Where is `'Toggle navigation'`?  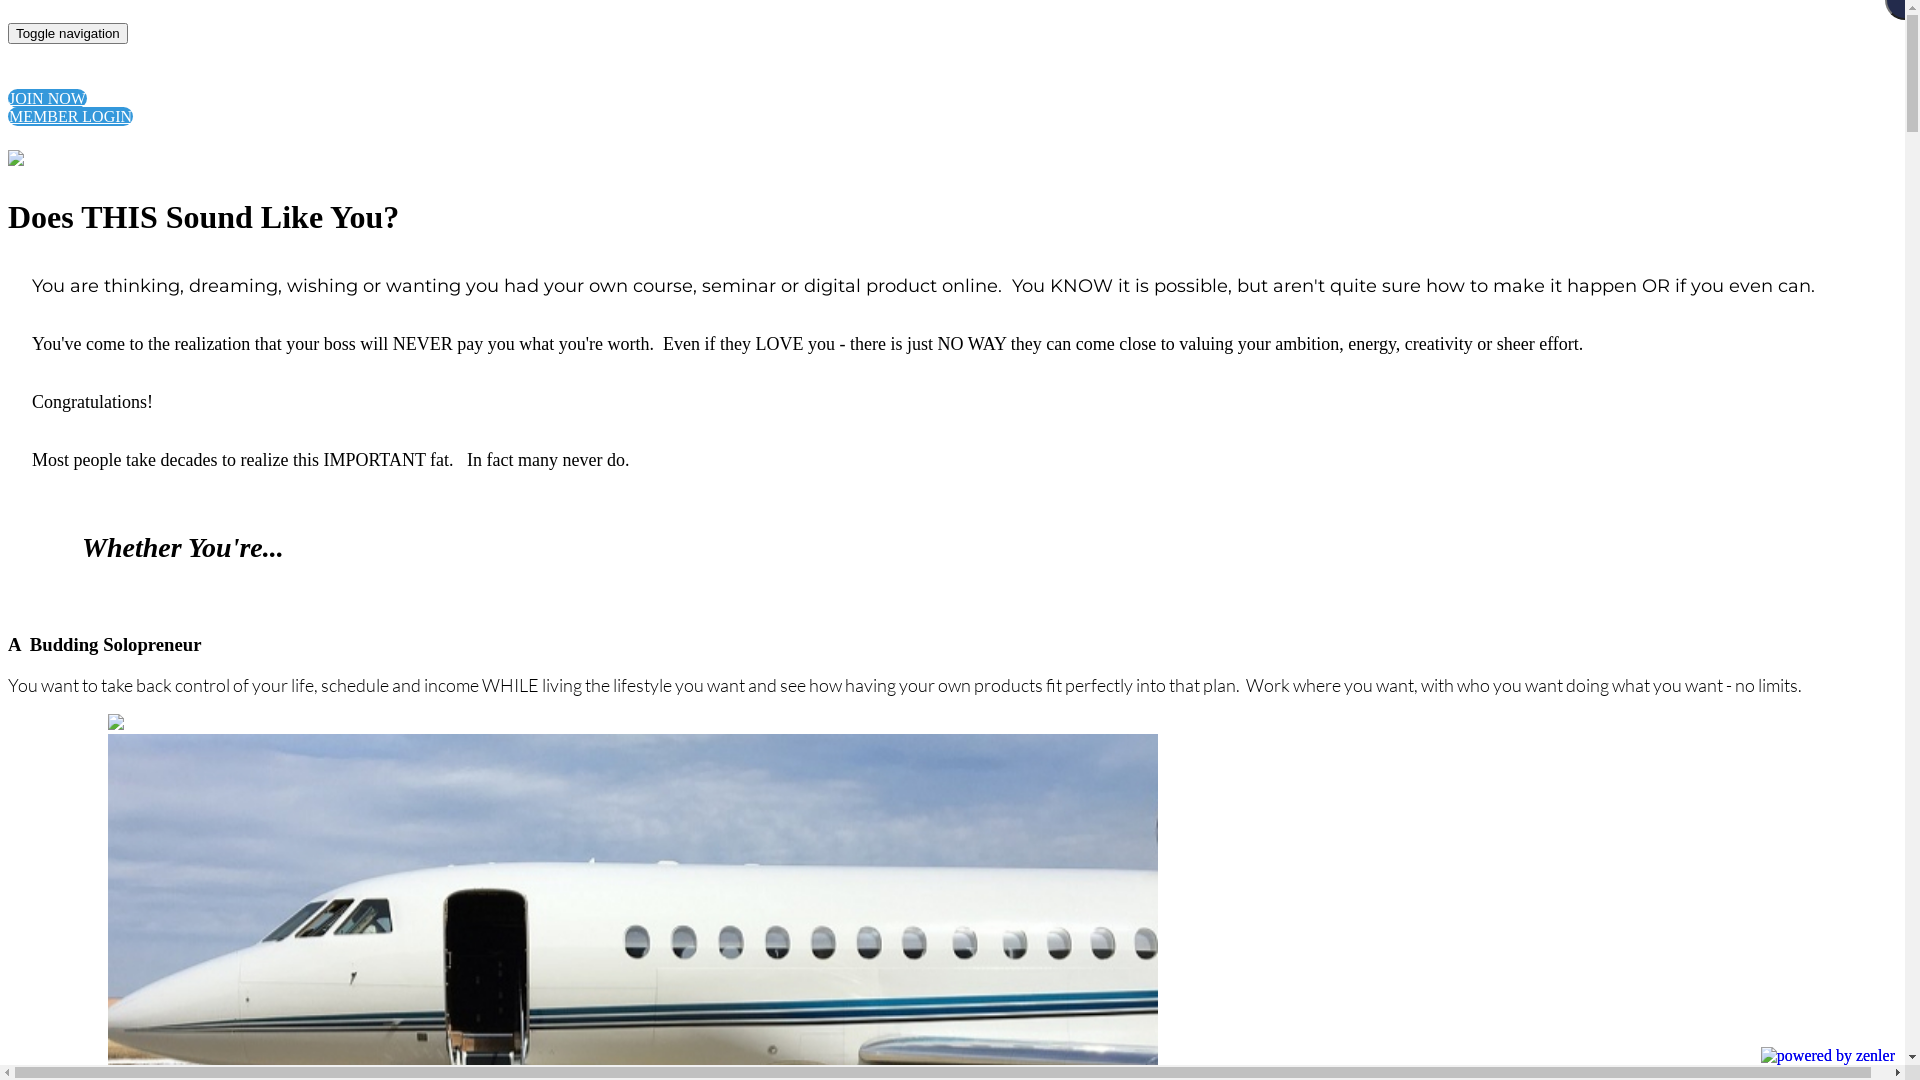
'Toggle navigation' is located at coordinates (67, 33).